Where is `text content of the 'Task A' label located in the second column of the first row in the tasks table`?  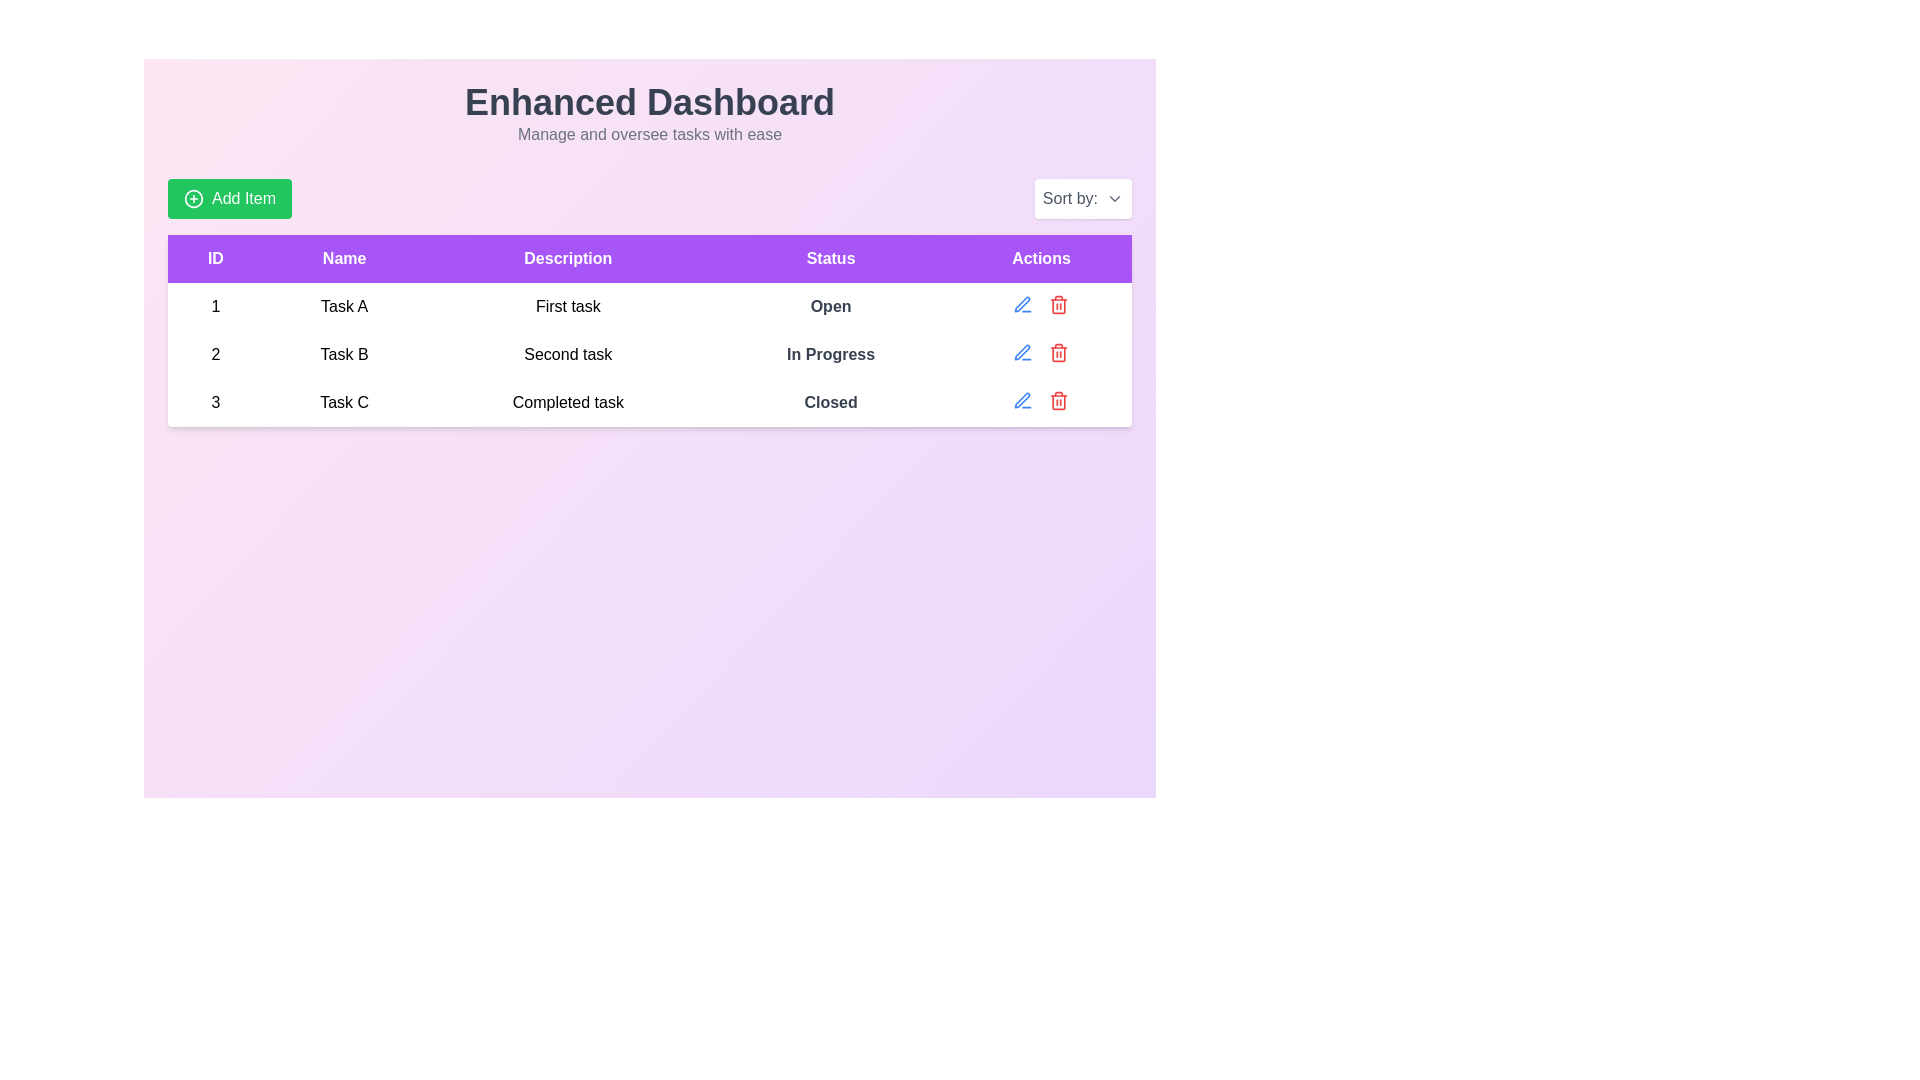 text content of the 'Task A' label located in the second column of the first row in the tasks table is located at coordinates (344, 307).